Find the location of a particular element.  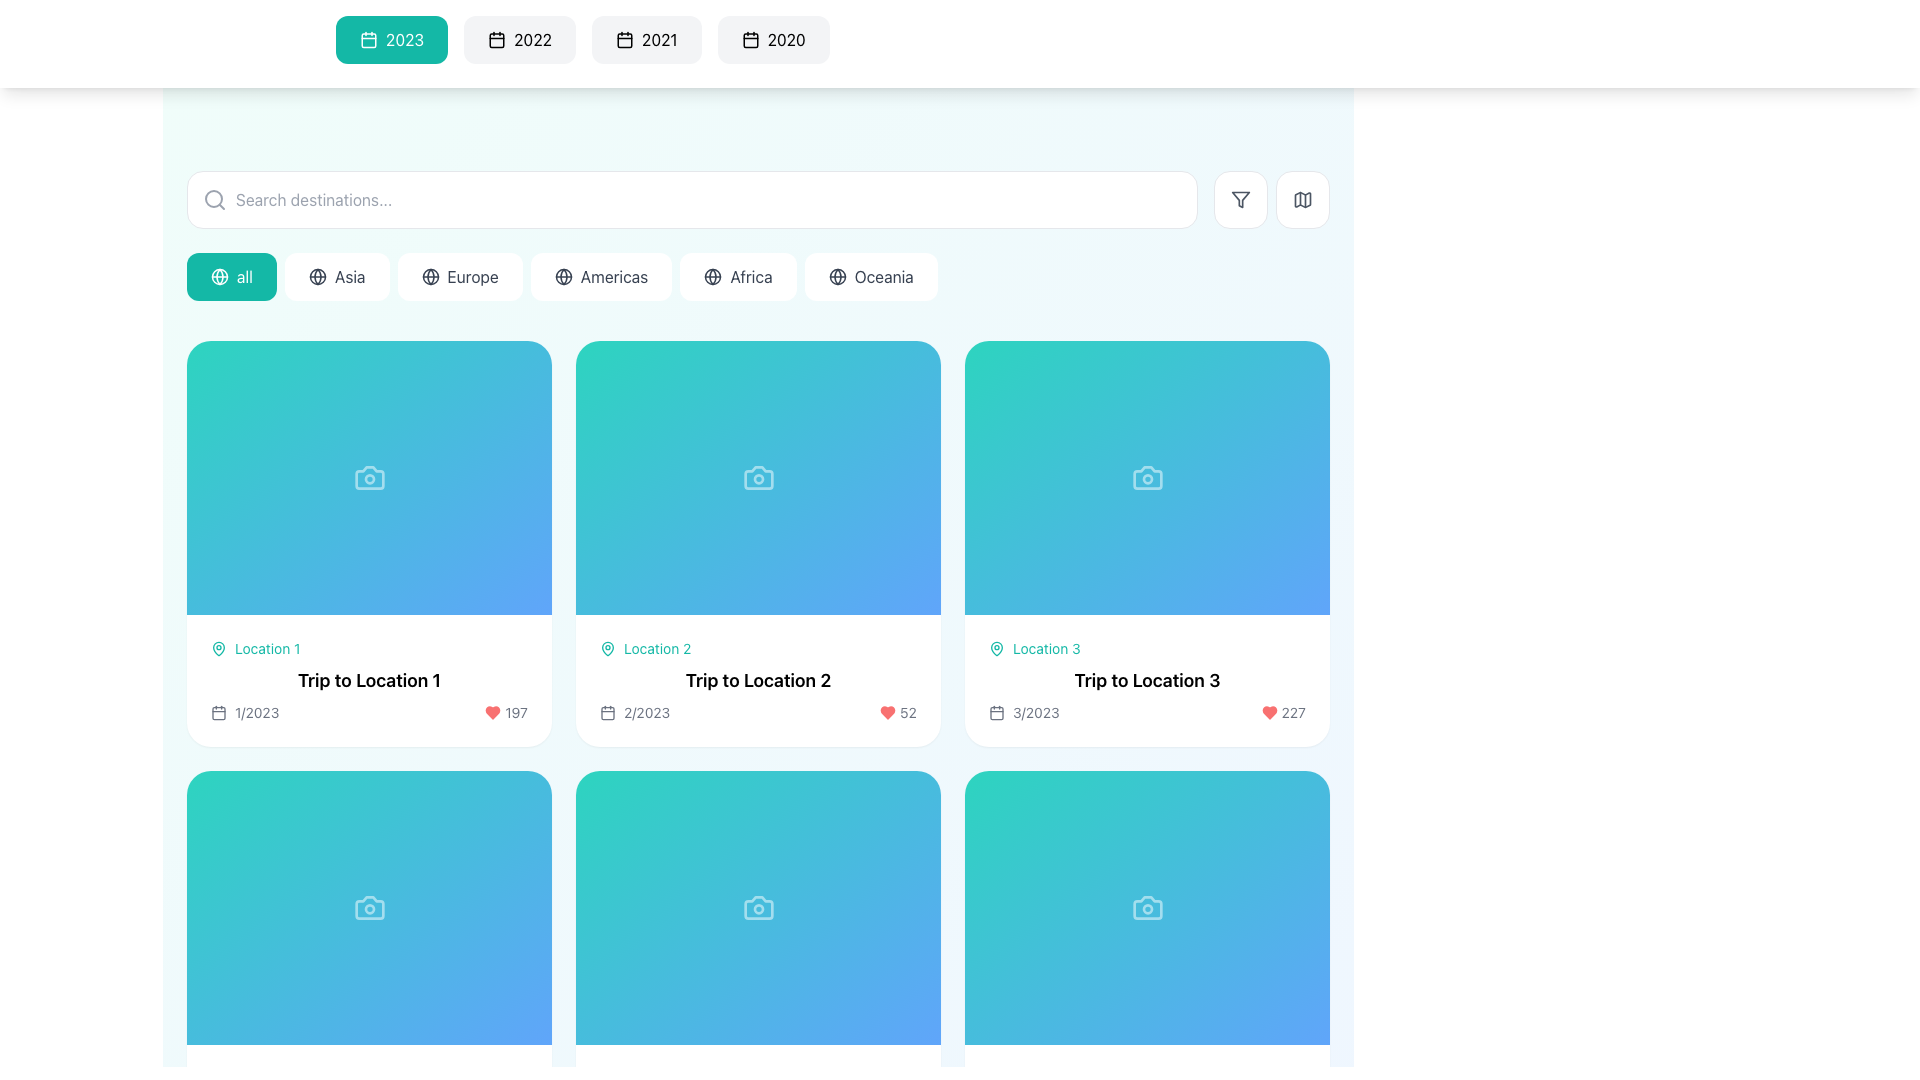

the decorative indicator icon marking the 'Location 3' label, which is part of the visual header for the 'Trip to Location 3' card in the grid layout is located at coordinates (997, 648).